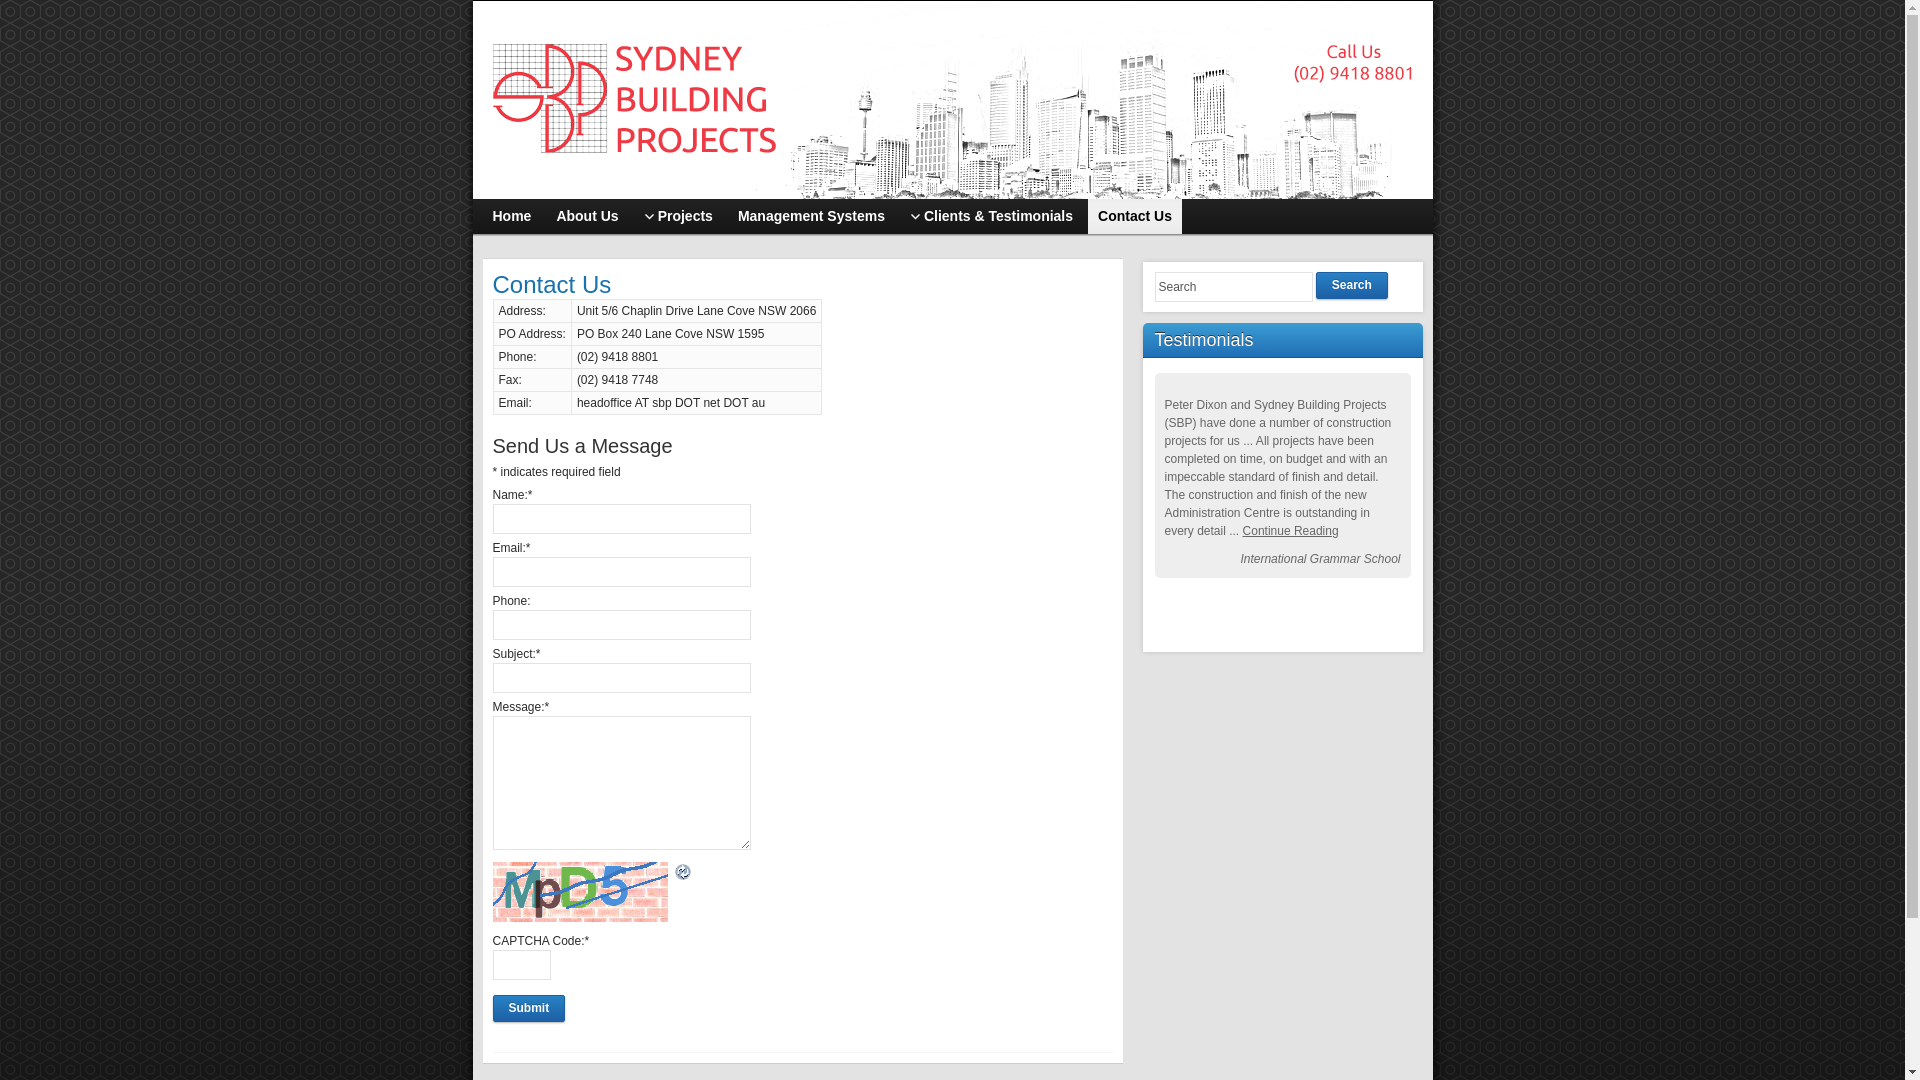  What do you see at coordinates (1352, 285) in the screenshot?
I see `'Search'` at bounding box center [1352, 285].